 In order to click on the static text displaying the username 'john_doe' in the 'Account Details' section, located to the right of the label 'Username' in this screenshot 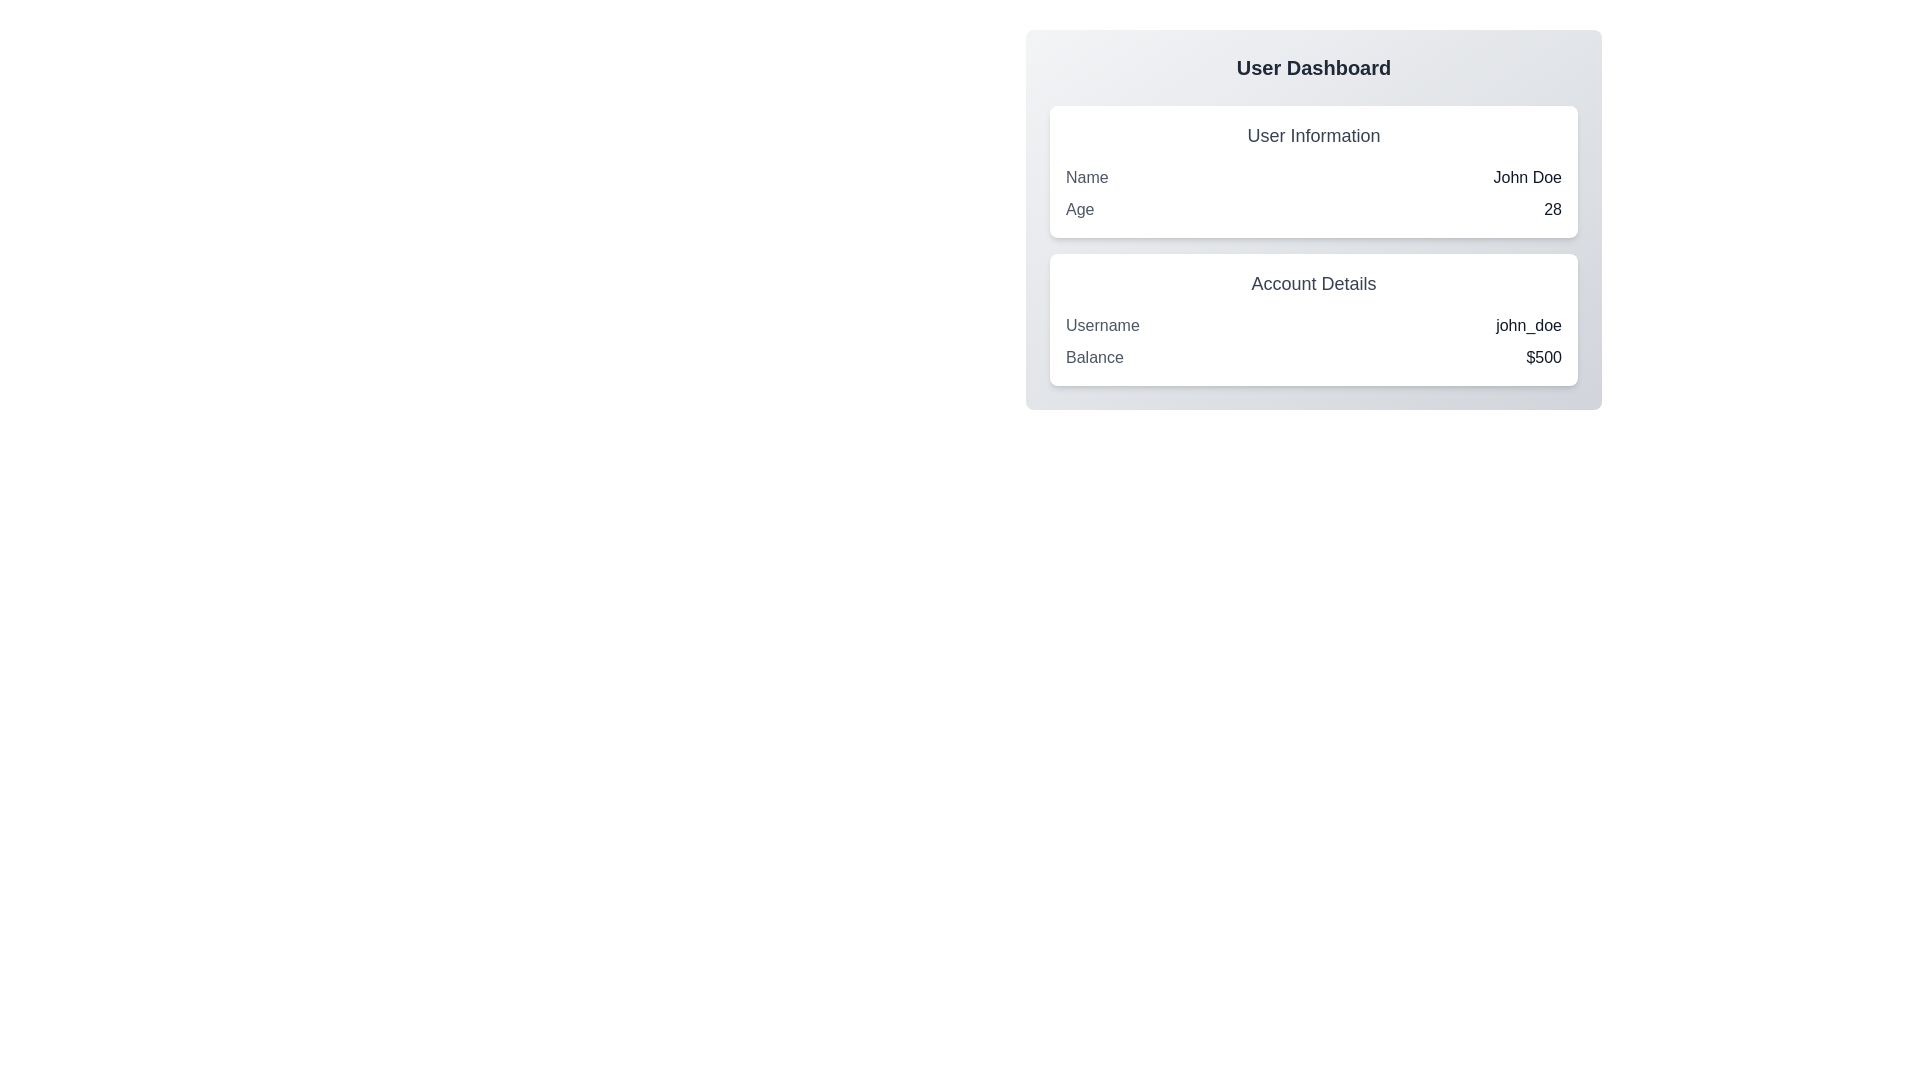, I will do `click(1528, 325)`.